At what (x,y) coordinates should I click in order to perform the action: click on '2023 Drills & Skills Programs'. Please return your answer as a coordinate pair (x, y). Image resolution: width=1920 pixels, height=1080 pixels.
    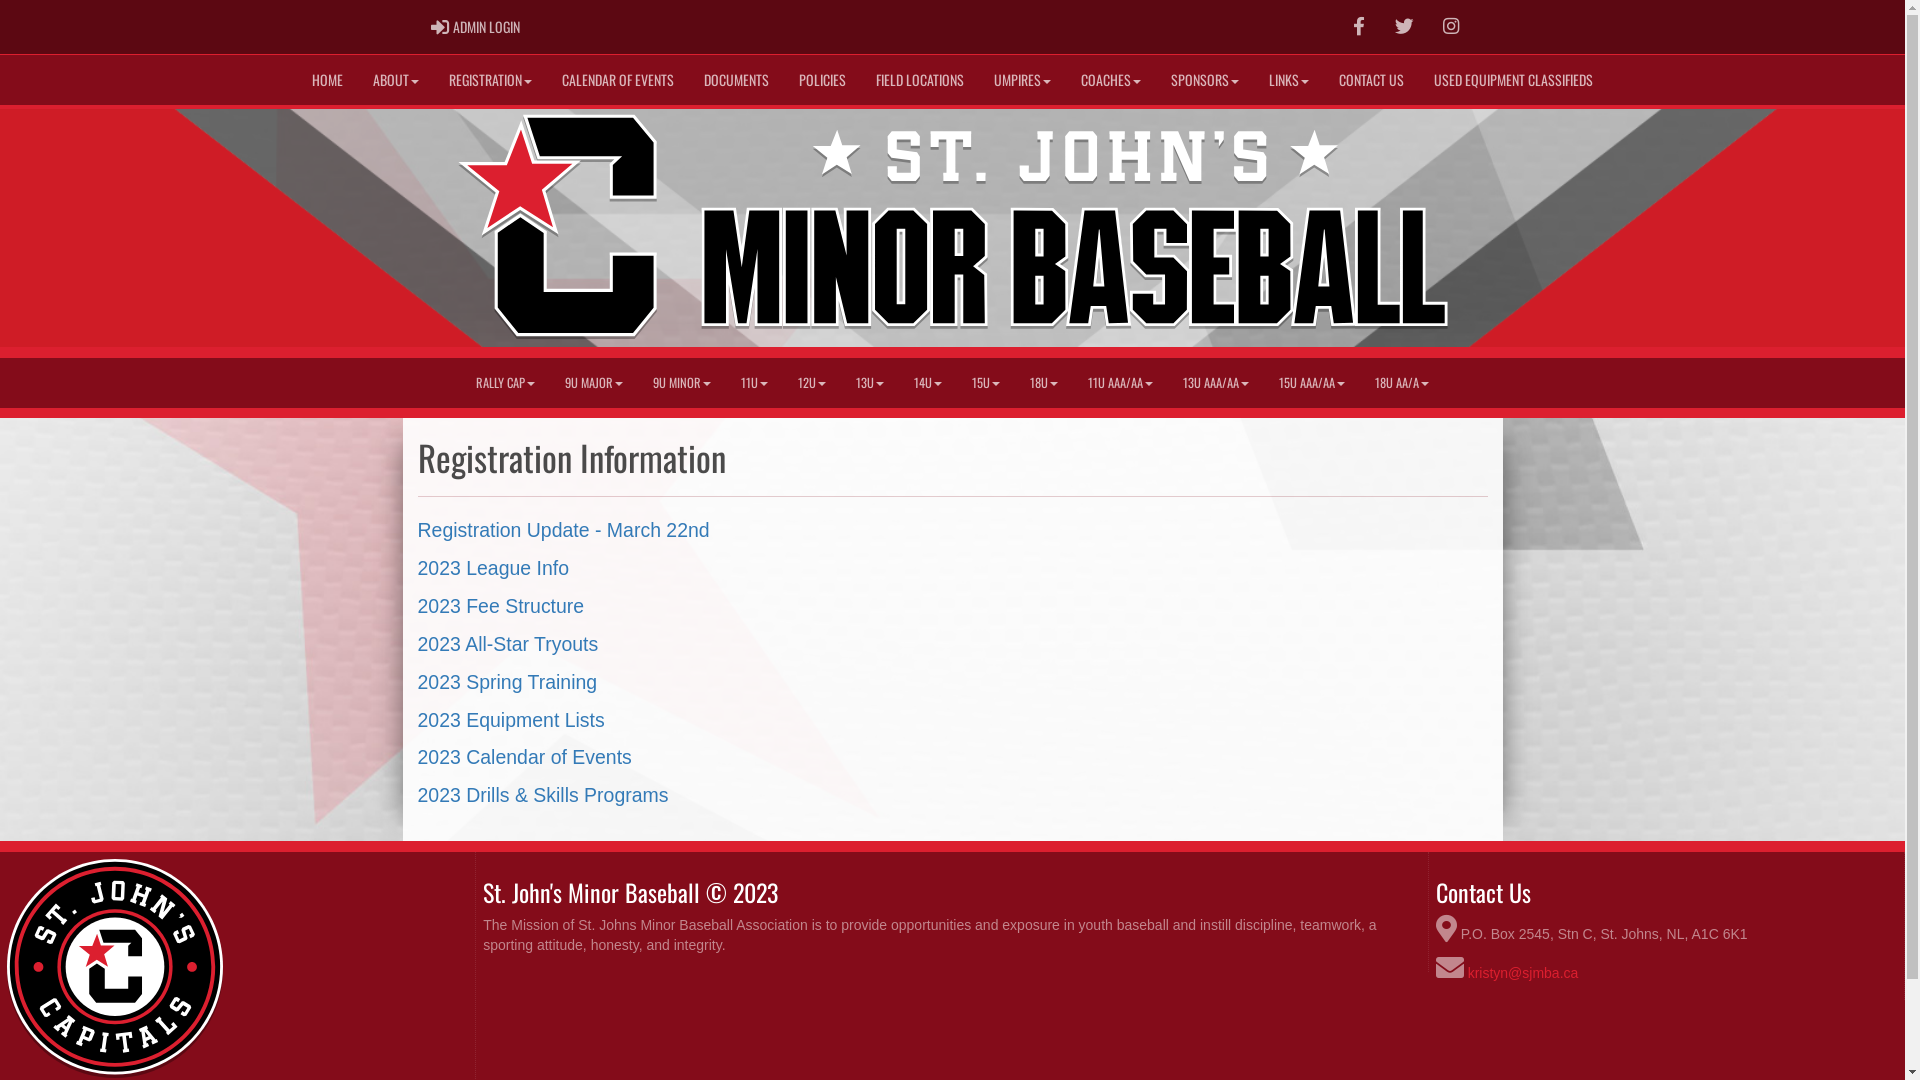
    Looking at the image, I should click on (543, 793).